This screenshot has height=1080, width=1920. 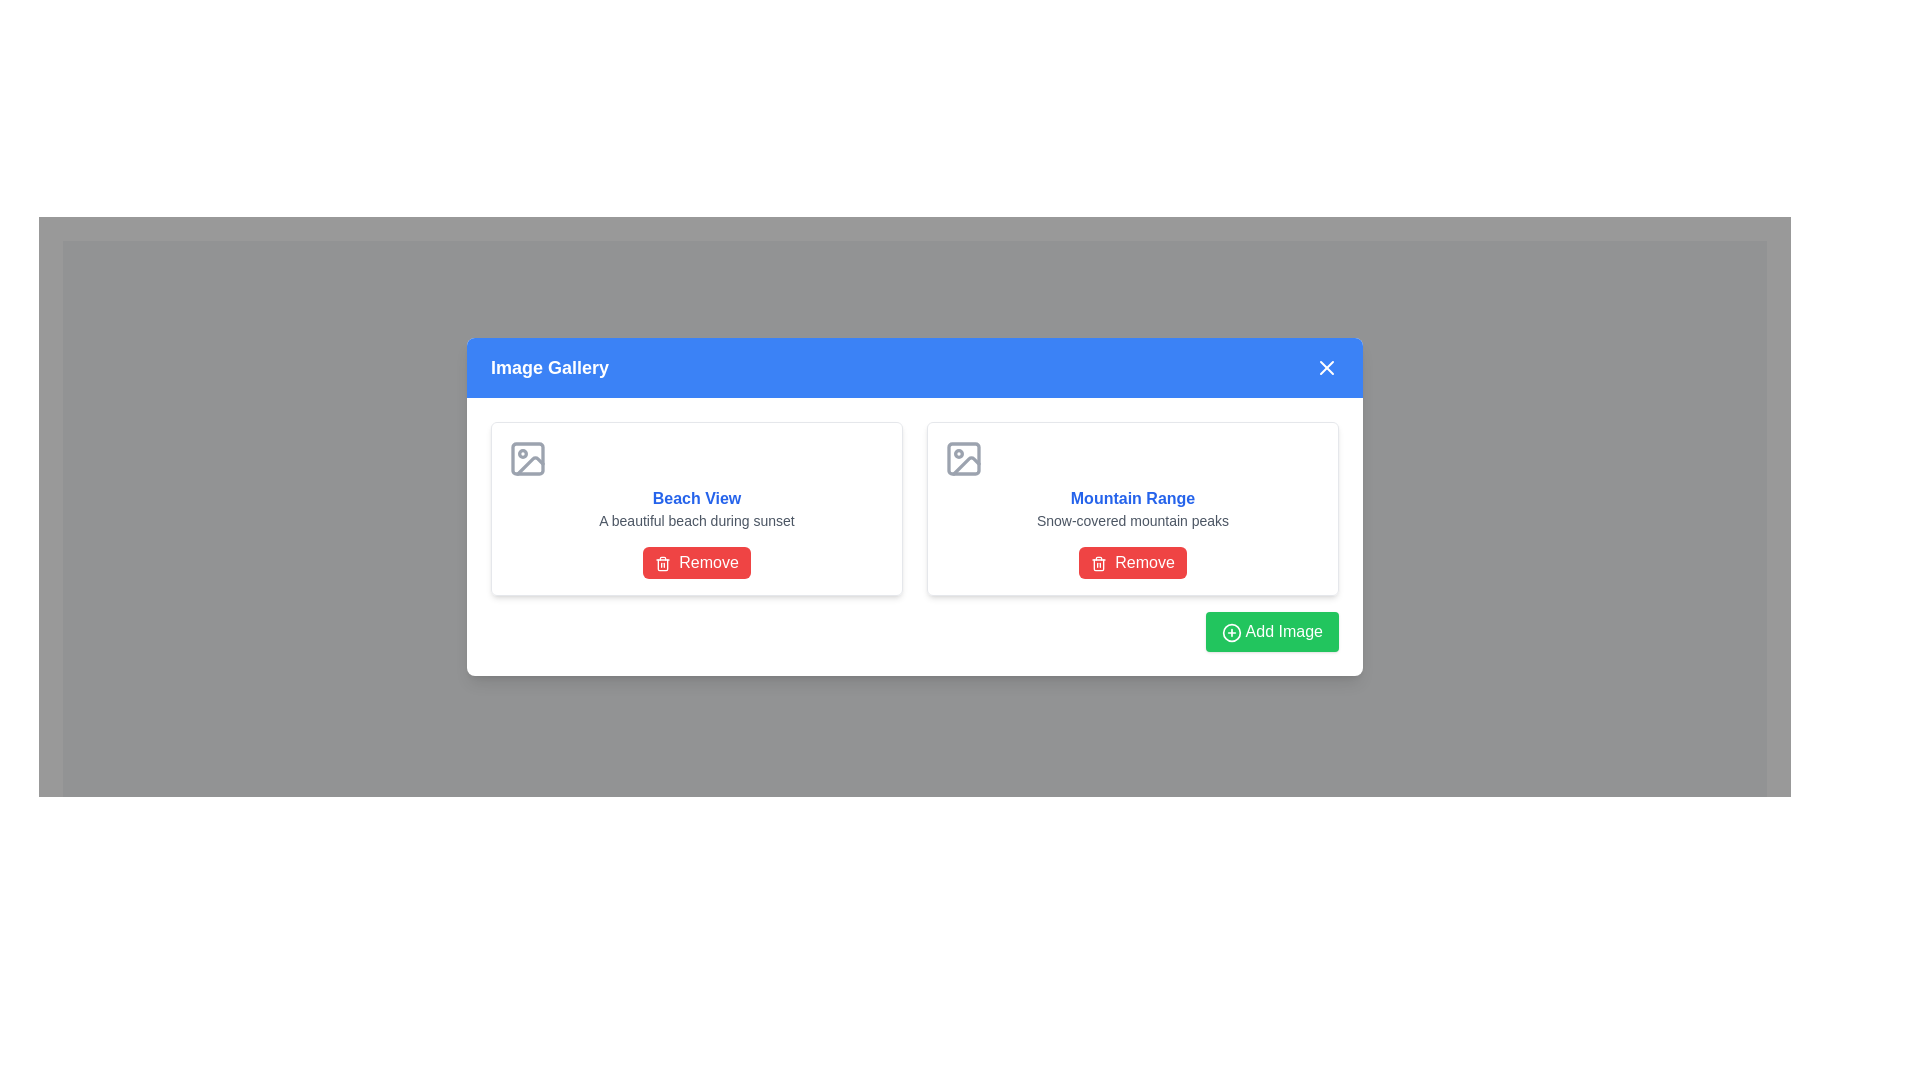 What do you see at coordinates (1098, 563) in the screenshot?
I see `the 'Remove' button, which contains a small red trash can icon` at bounding box center [1098, 563].